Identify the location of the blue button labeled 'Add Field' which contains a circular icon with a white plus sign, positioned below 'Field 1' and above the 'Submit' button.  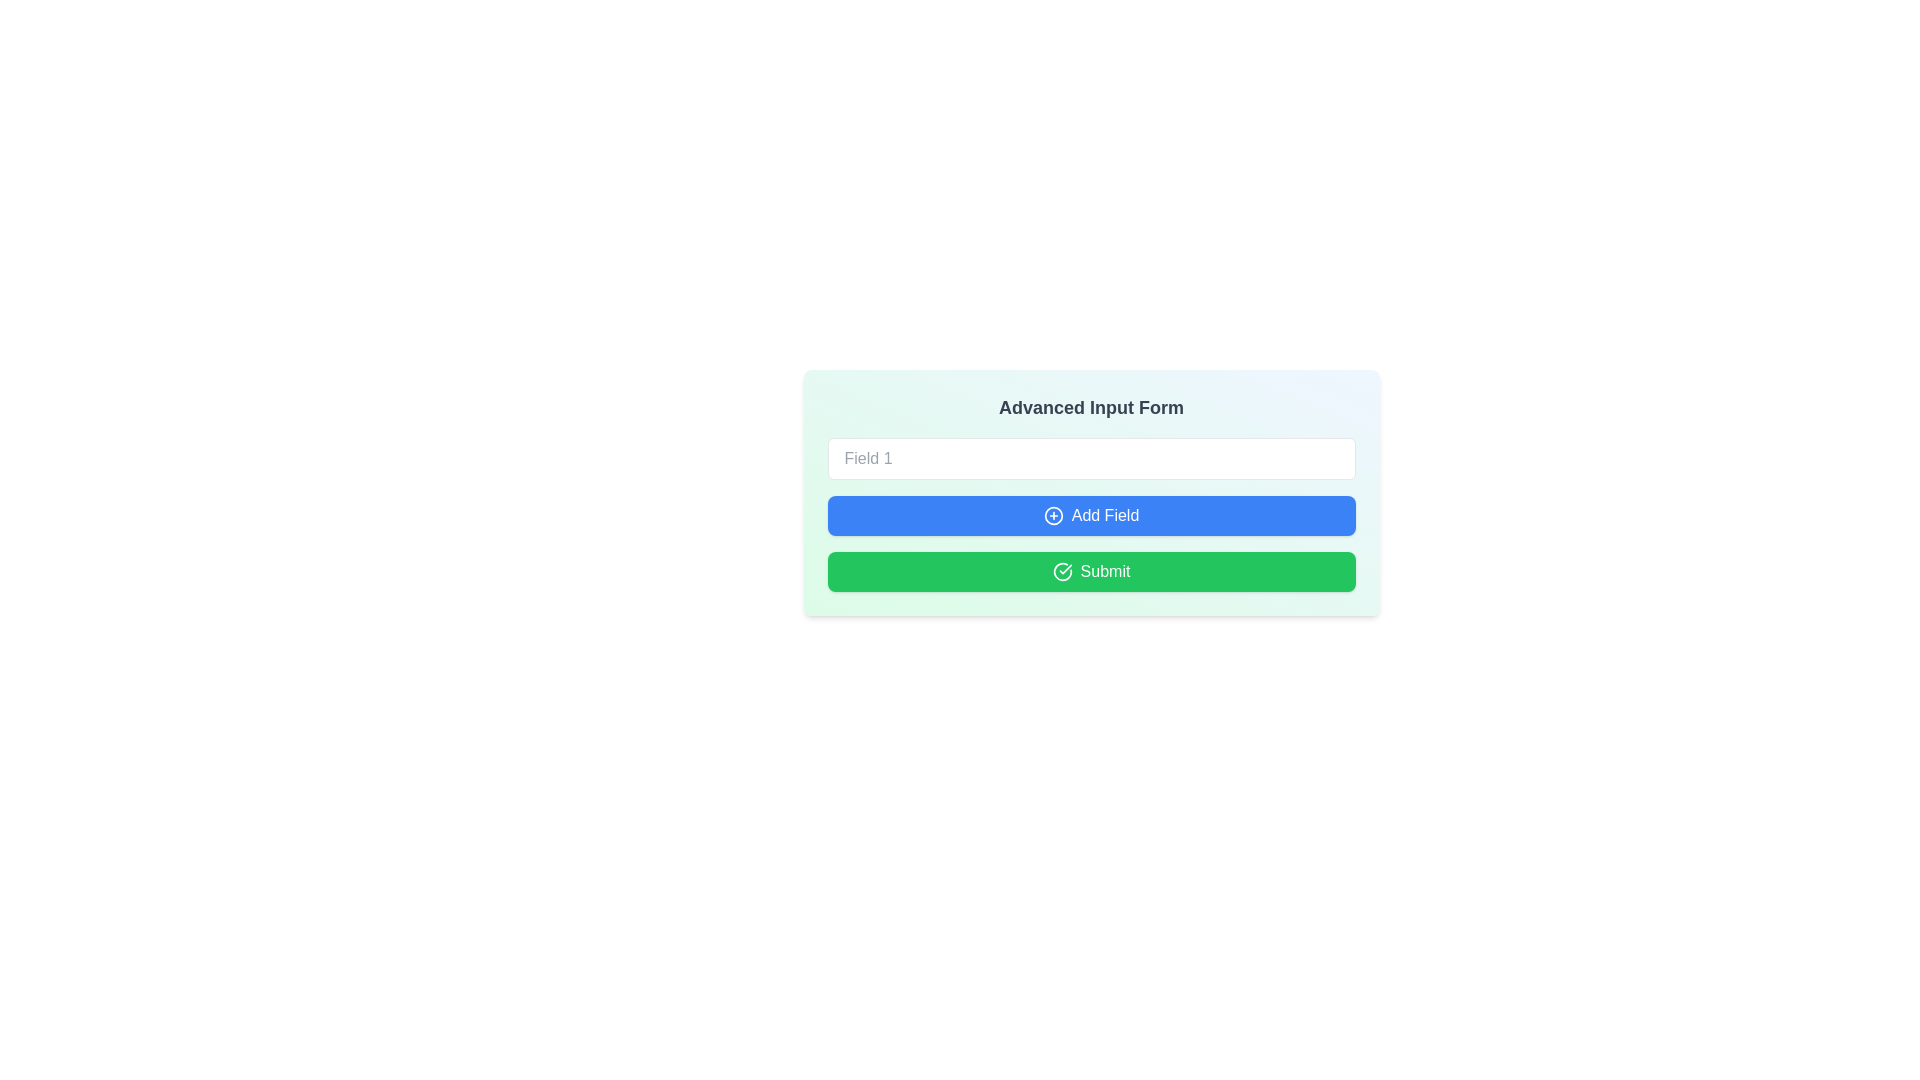
(1090, 515).